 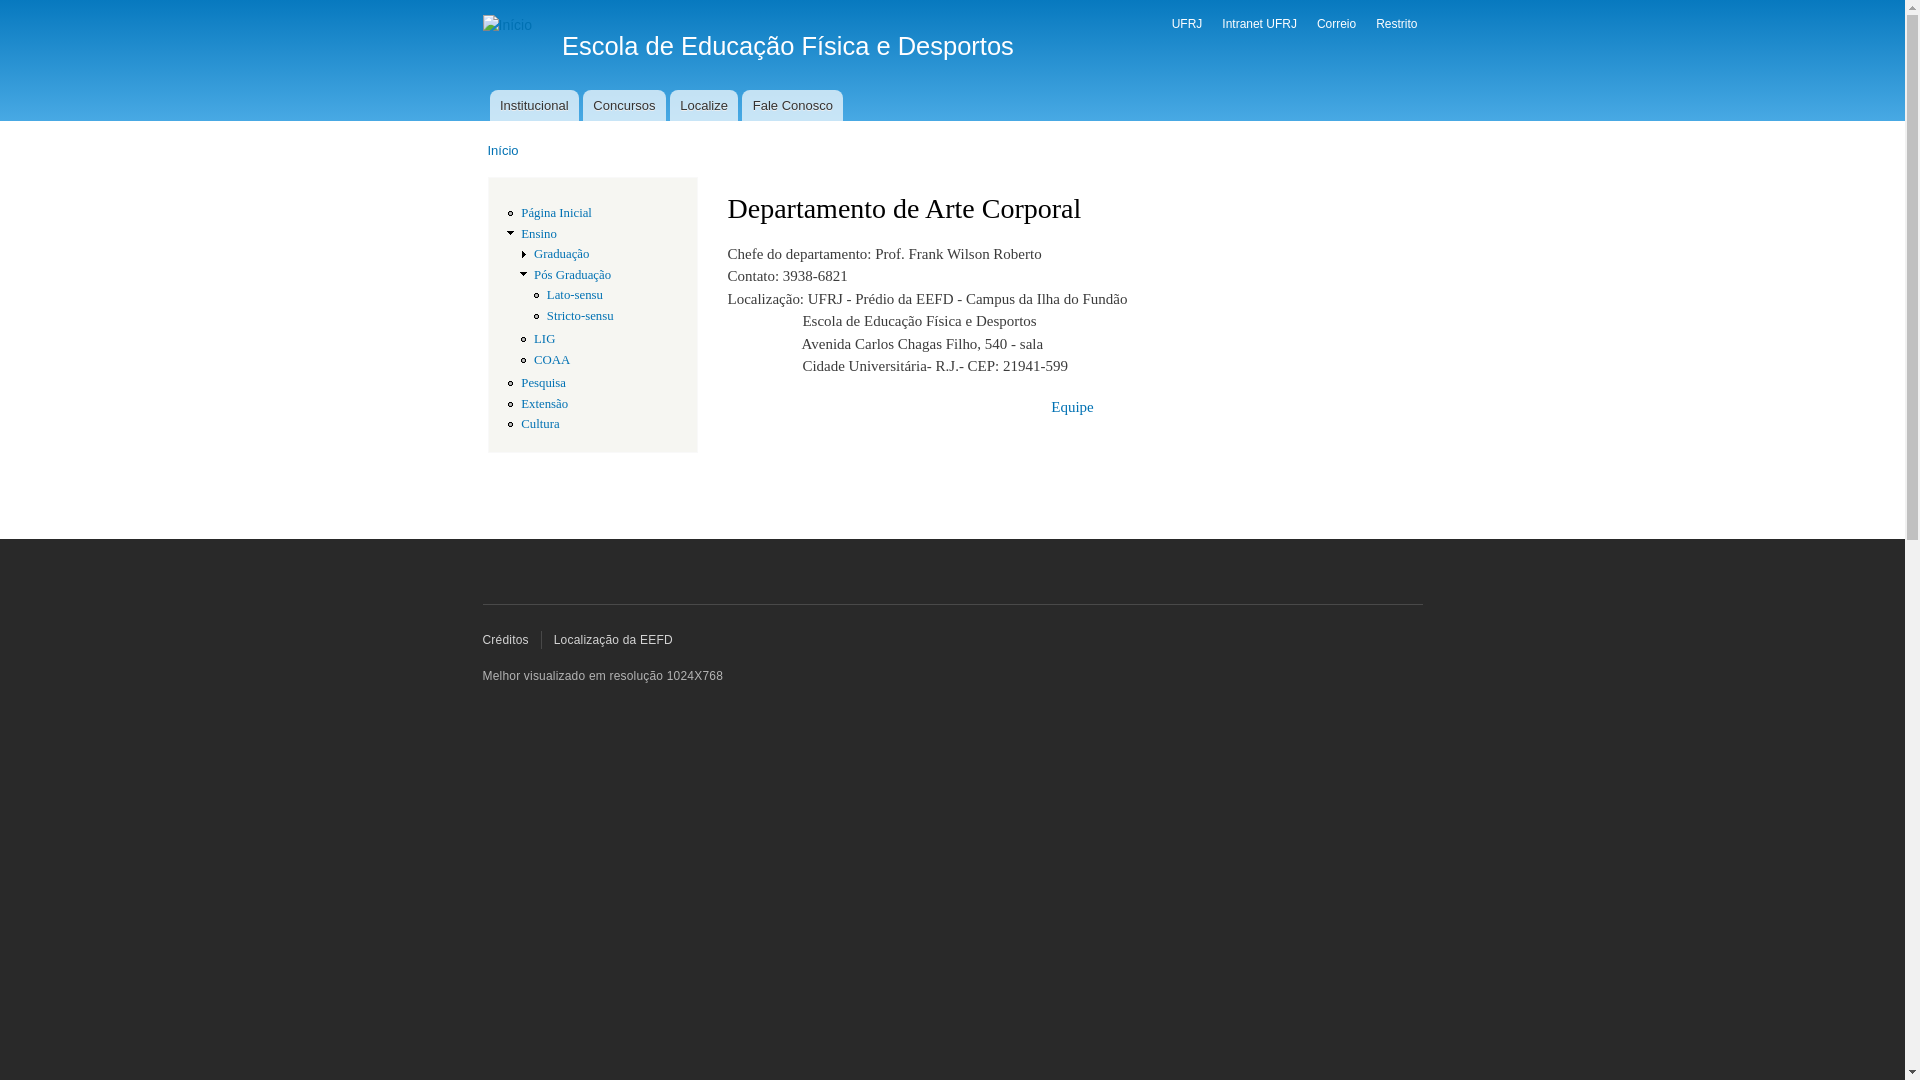 I want to click on 'UFRJ', so click(x=1187, y=23).